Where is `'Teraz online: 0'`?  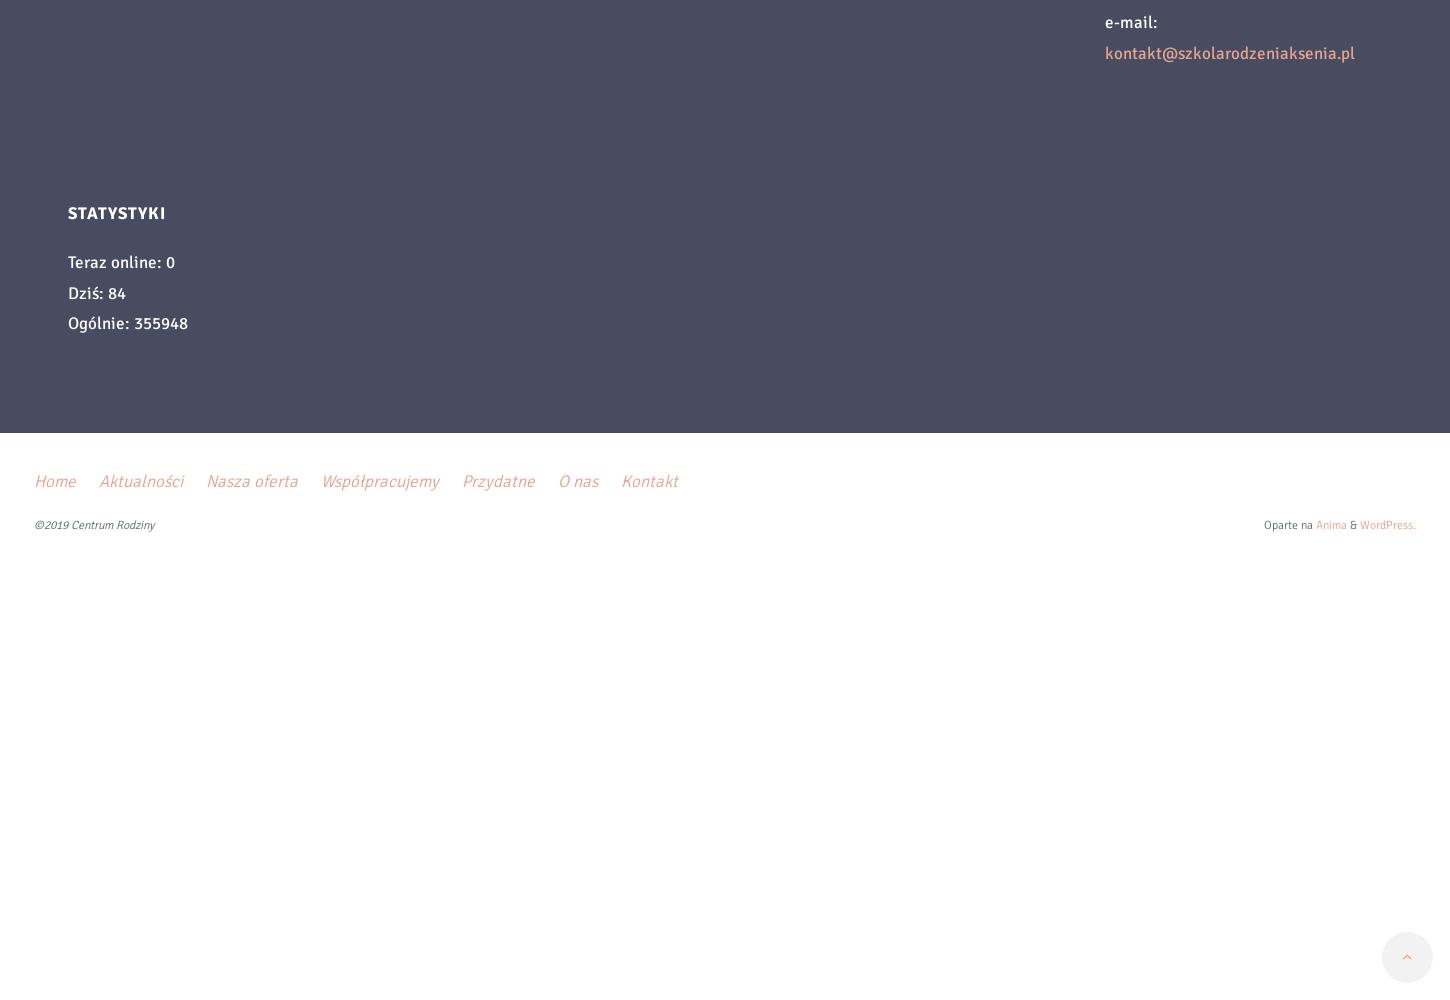 'Teraz online: 0' is located at coordinates (121, 262).